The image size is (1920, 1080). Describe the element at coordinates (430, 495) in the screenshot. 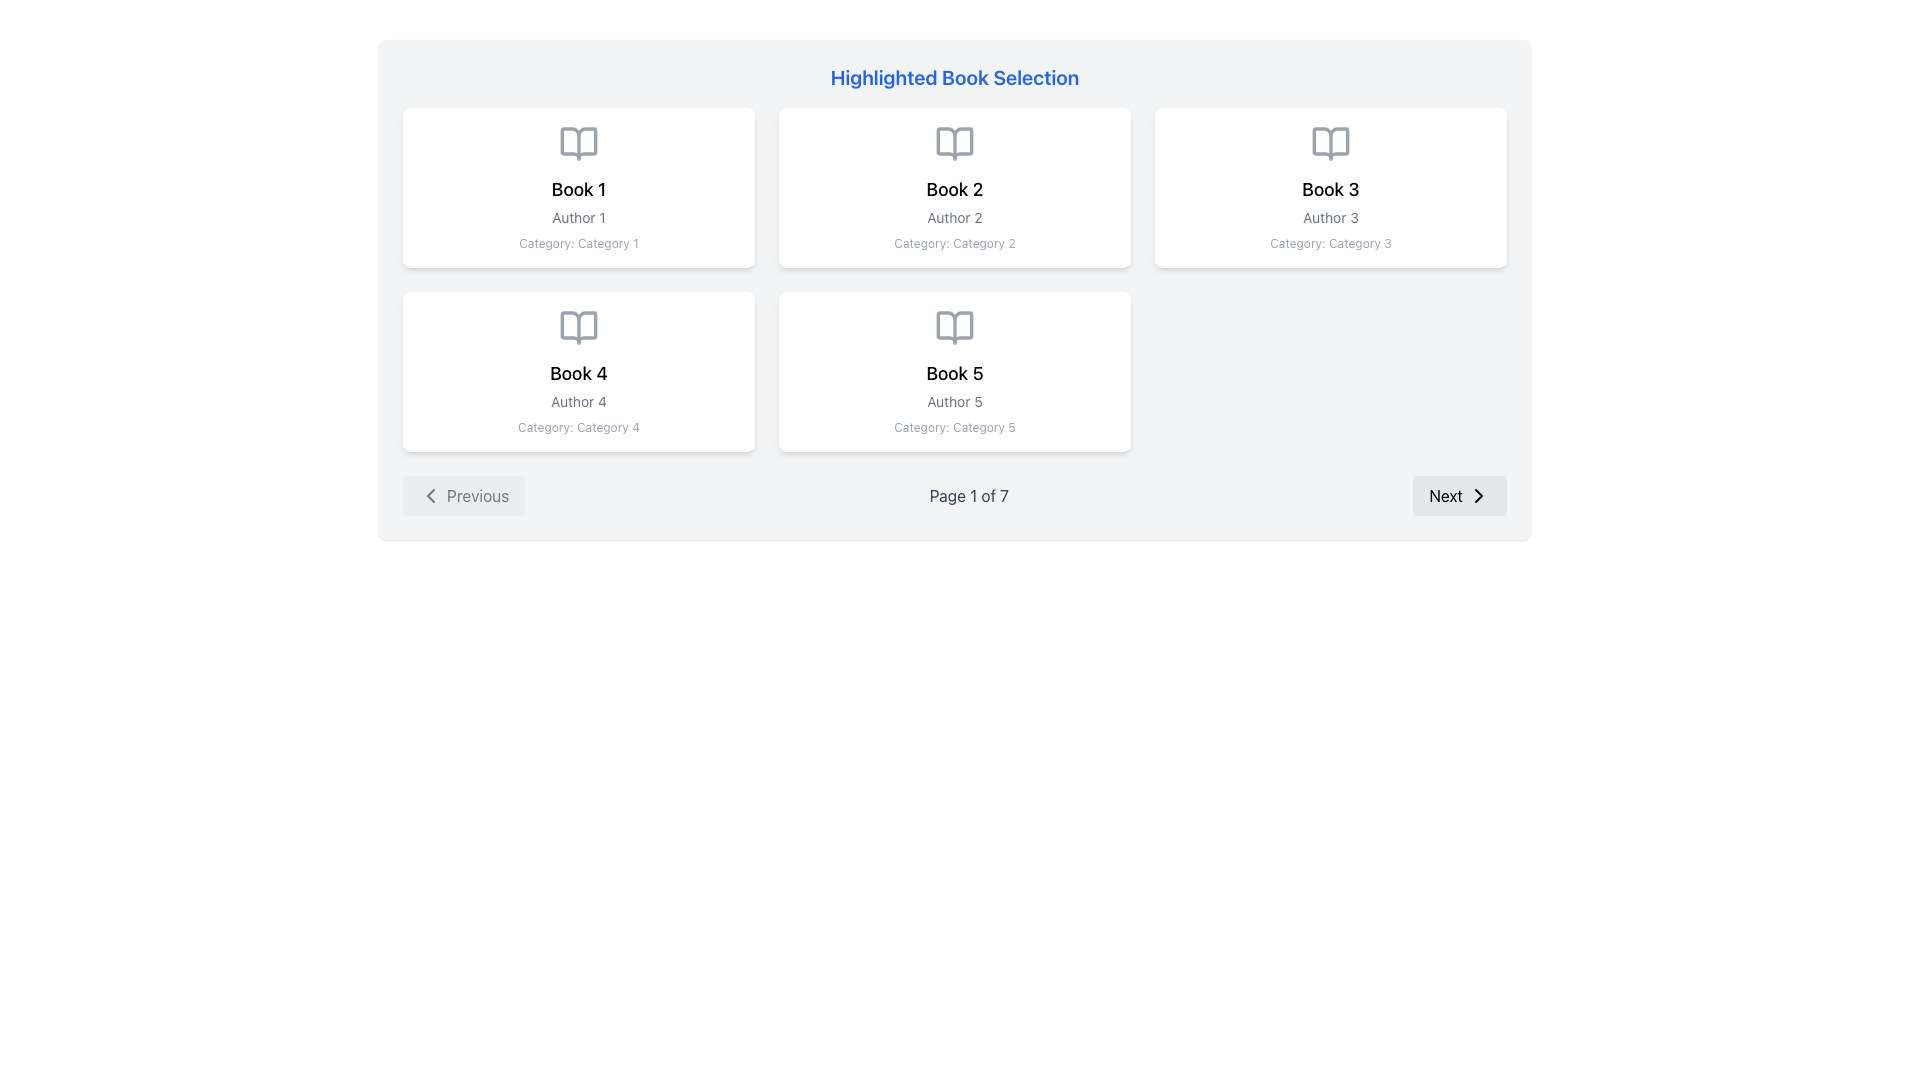

I see `the backward navigation icon located within the 'Previous' button at the bottom left of the interface` at that location.